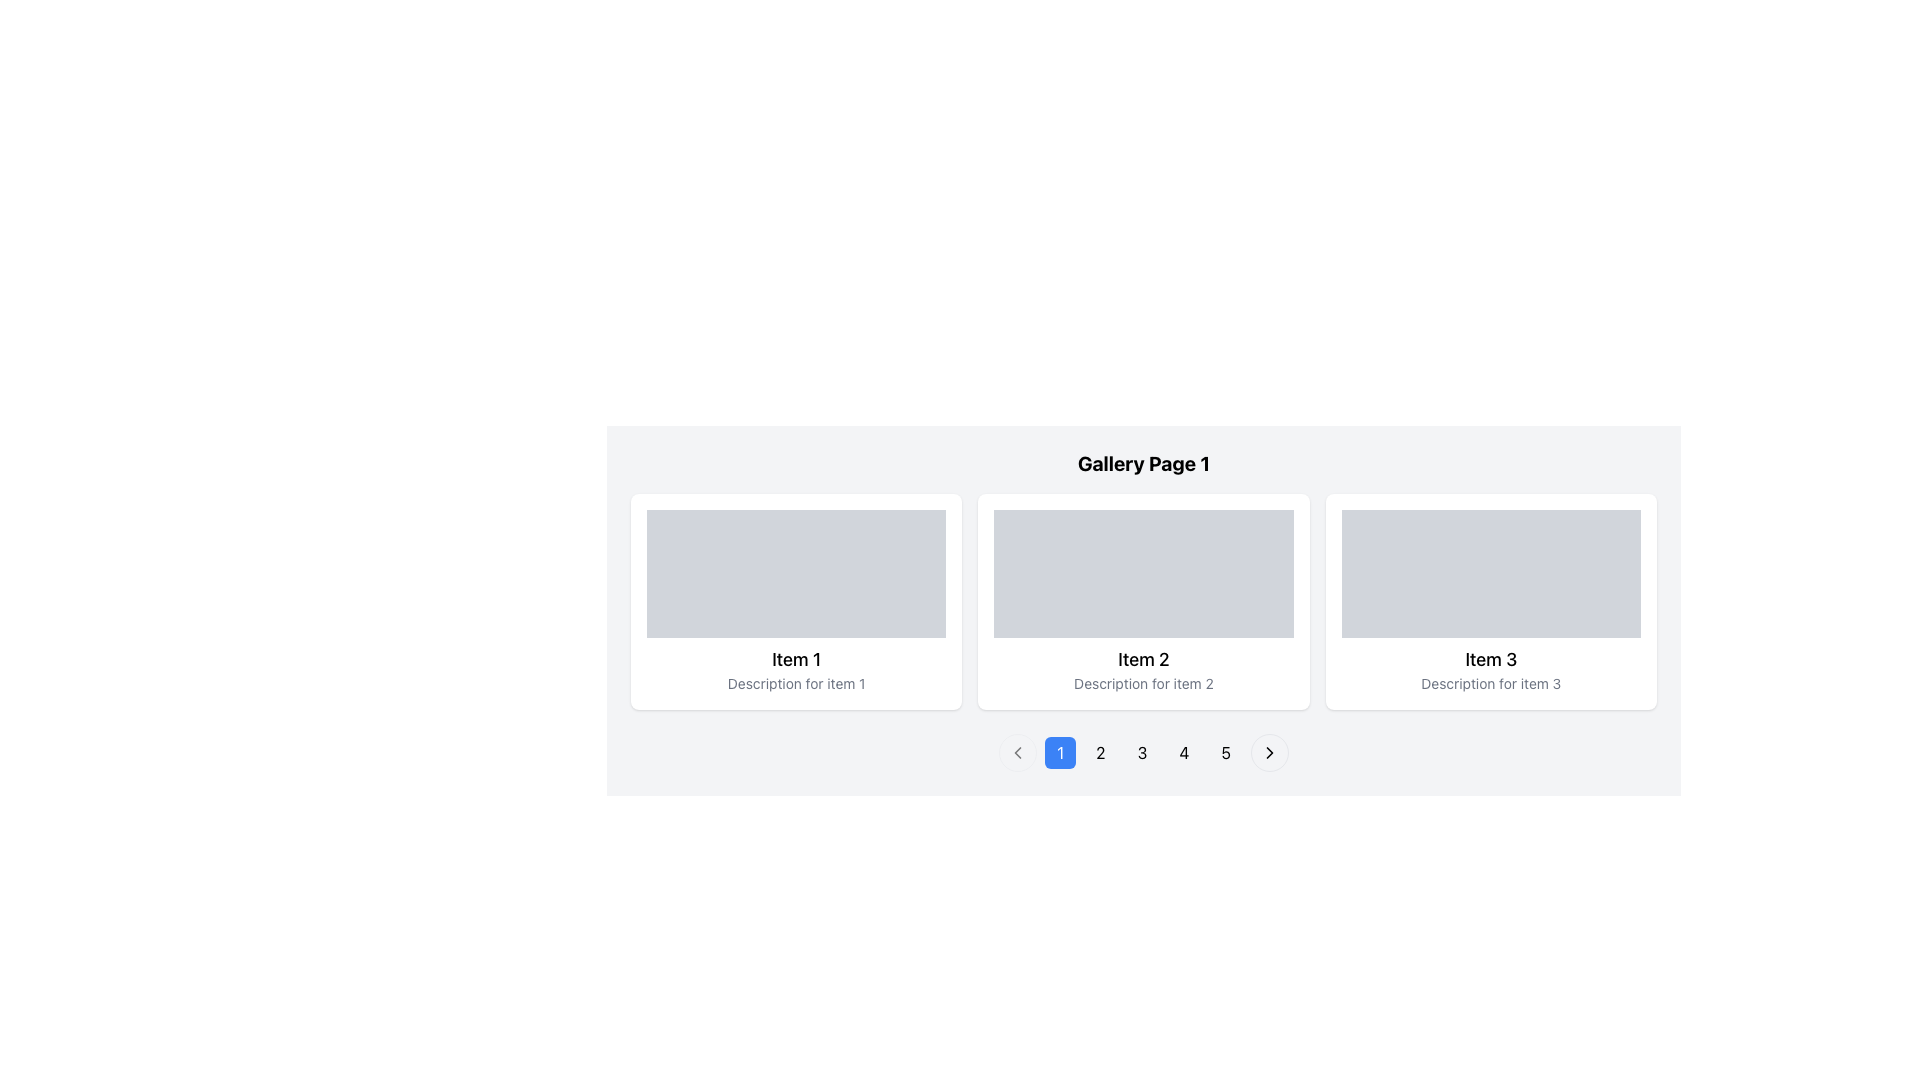 This screenshot has width=1920, height=1080. What do you see at coordinates (1268, 752) in the screenshot?
I see `the right-facing chevron icon located within the circular button of the pagination control for keyboard navigation` at bounding box center [1268, 752].